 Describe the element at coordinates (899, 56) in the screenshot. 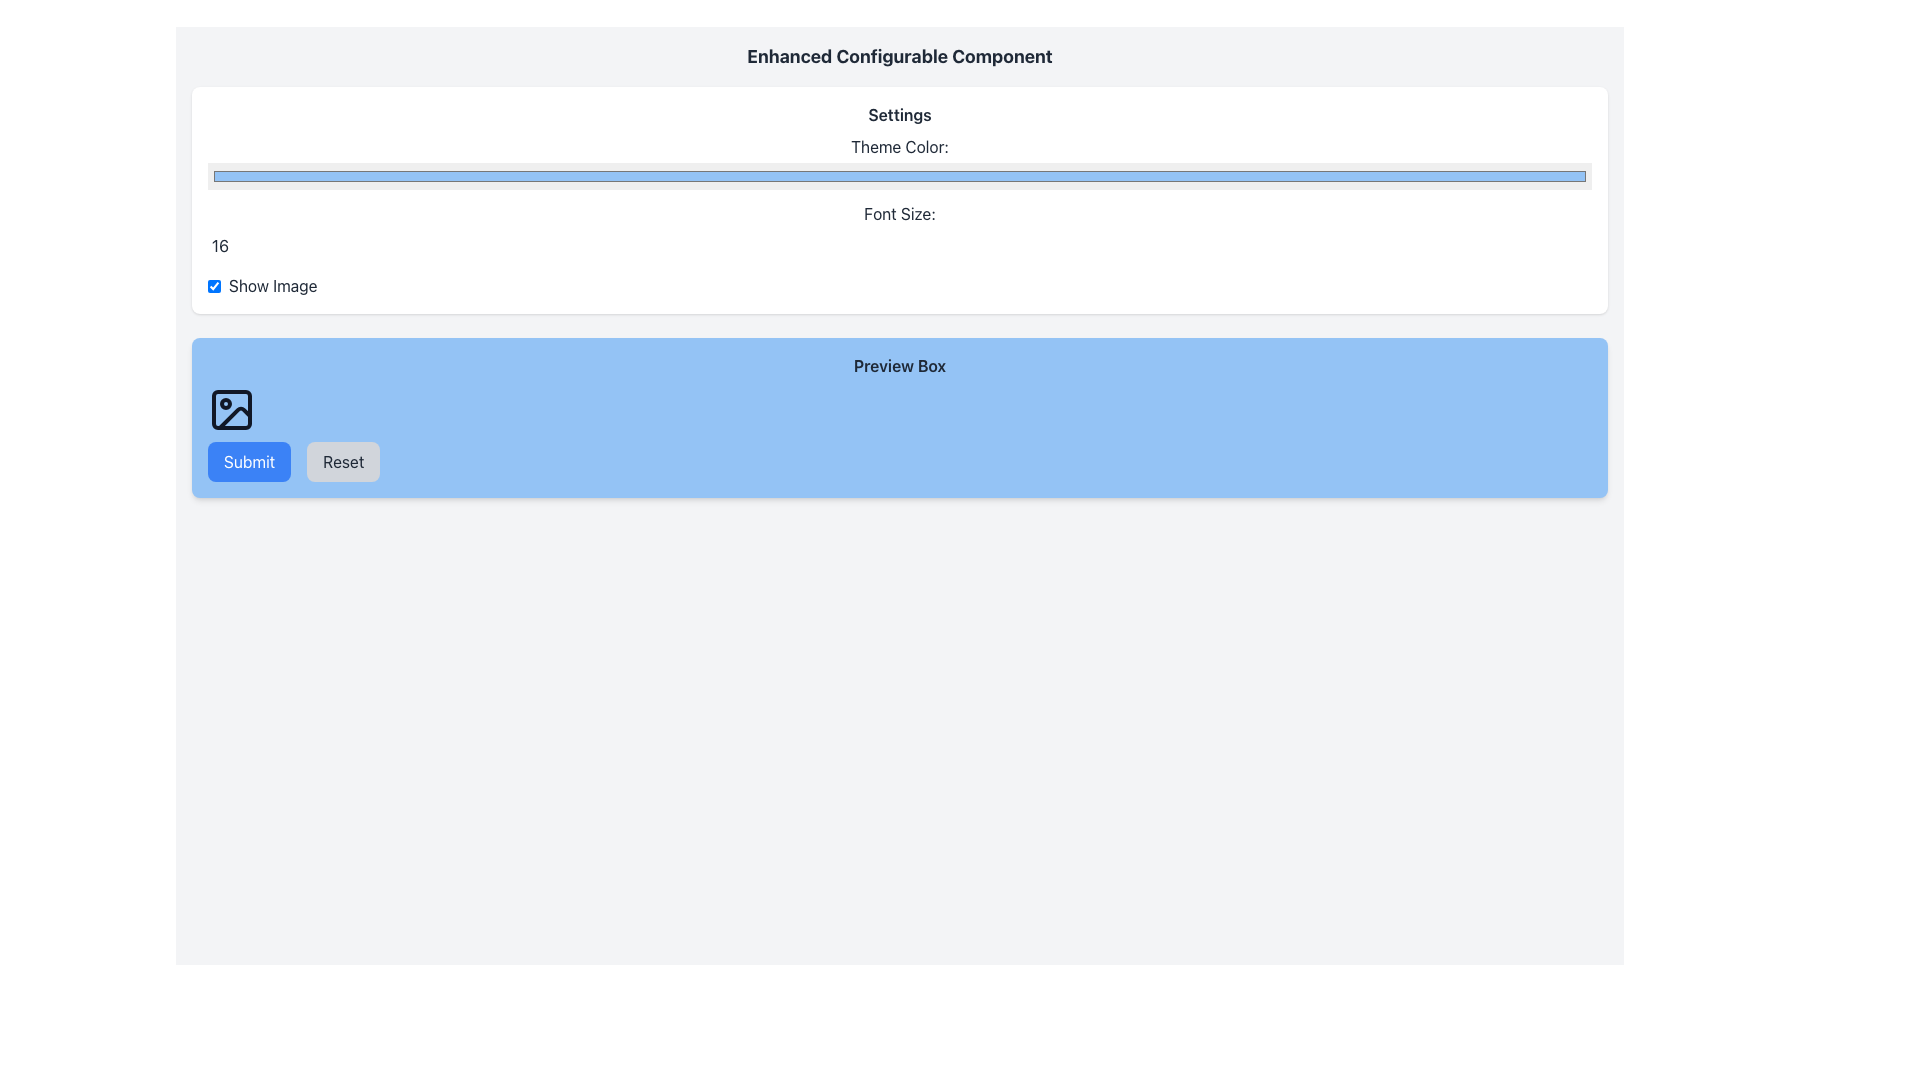

I see `the bold text header labeled 'Enhanced Configurable Component' located at the top of the section` at that location.